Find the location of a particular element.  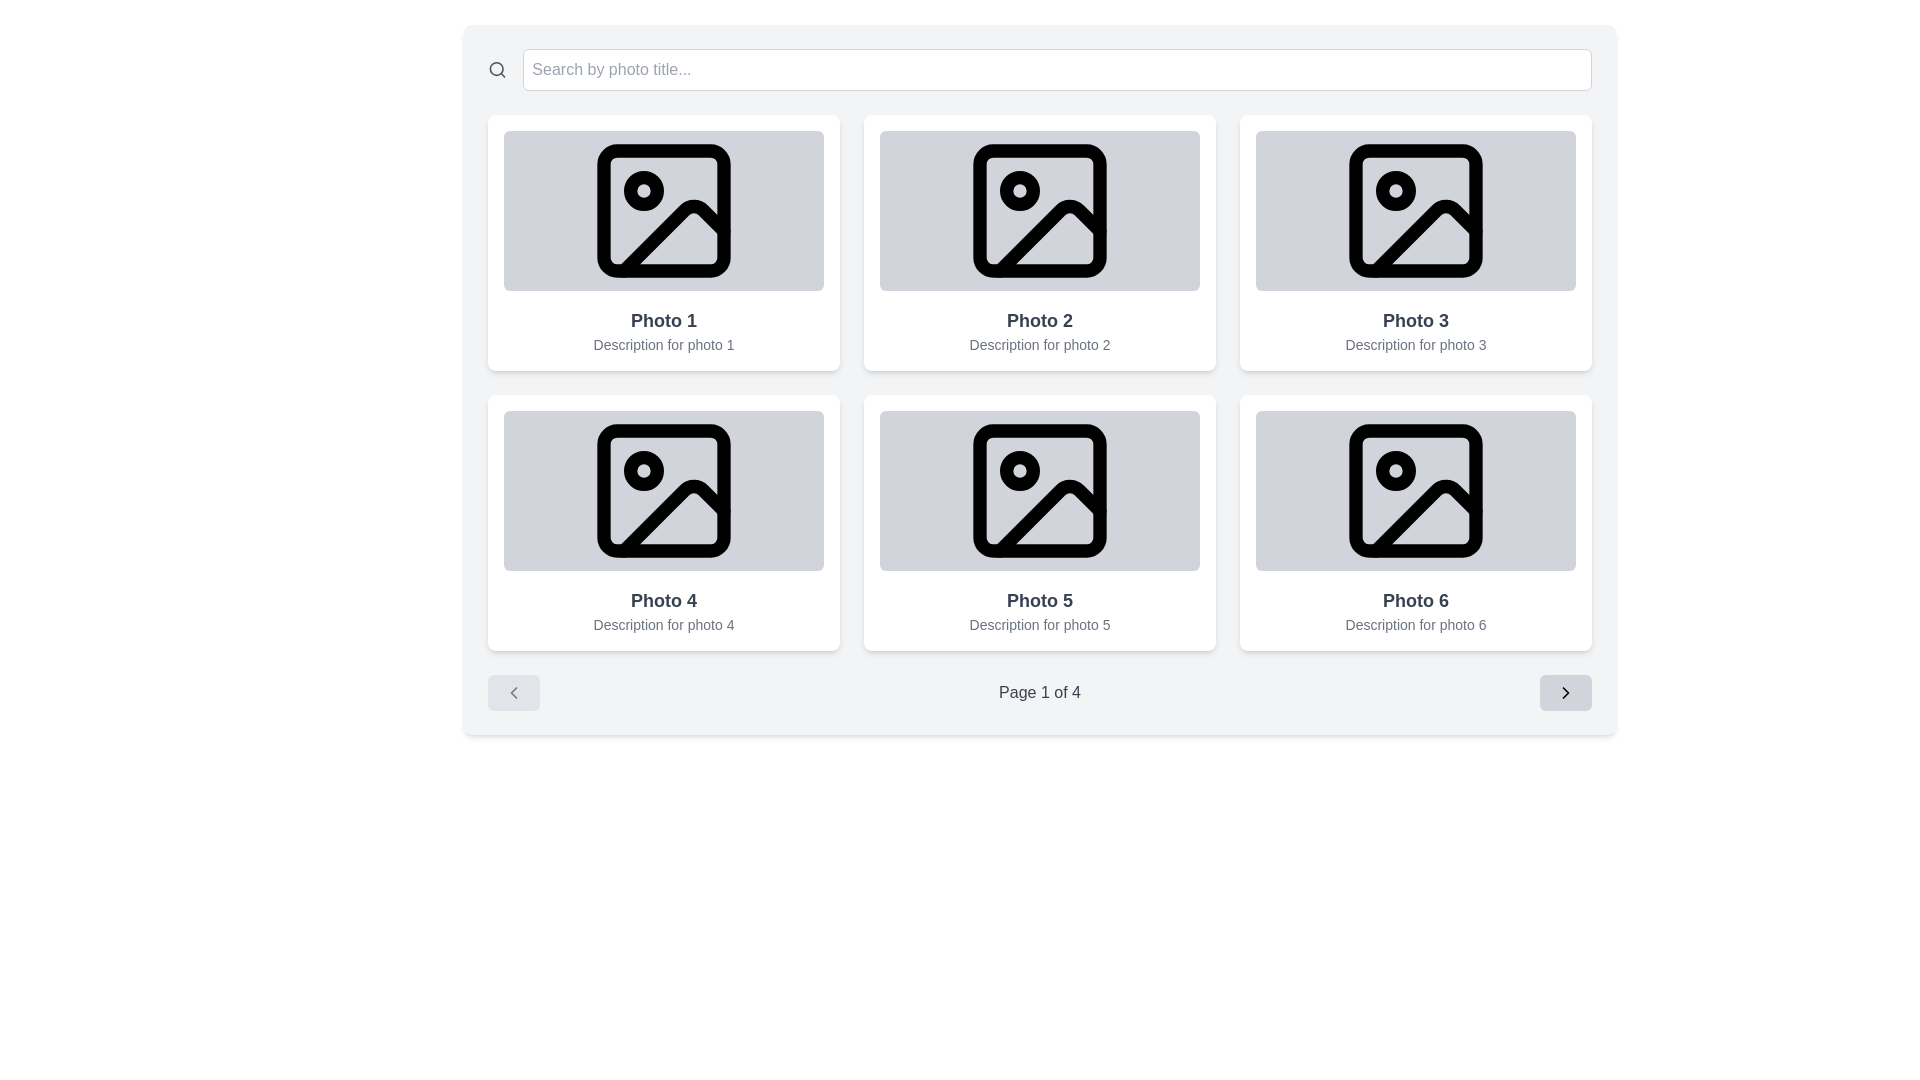

the primary title Text label located in the fifth card of the grid layout, positioned below the image placeholder and above the descriptive text is located at coordinates (1040, 600).